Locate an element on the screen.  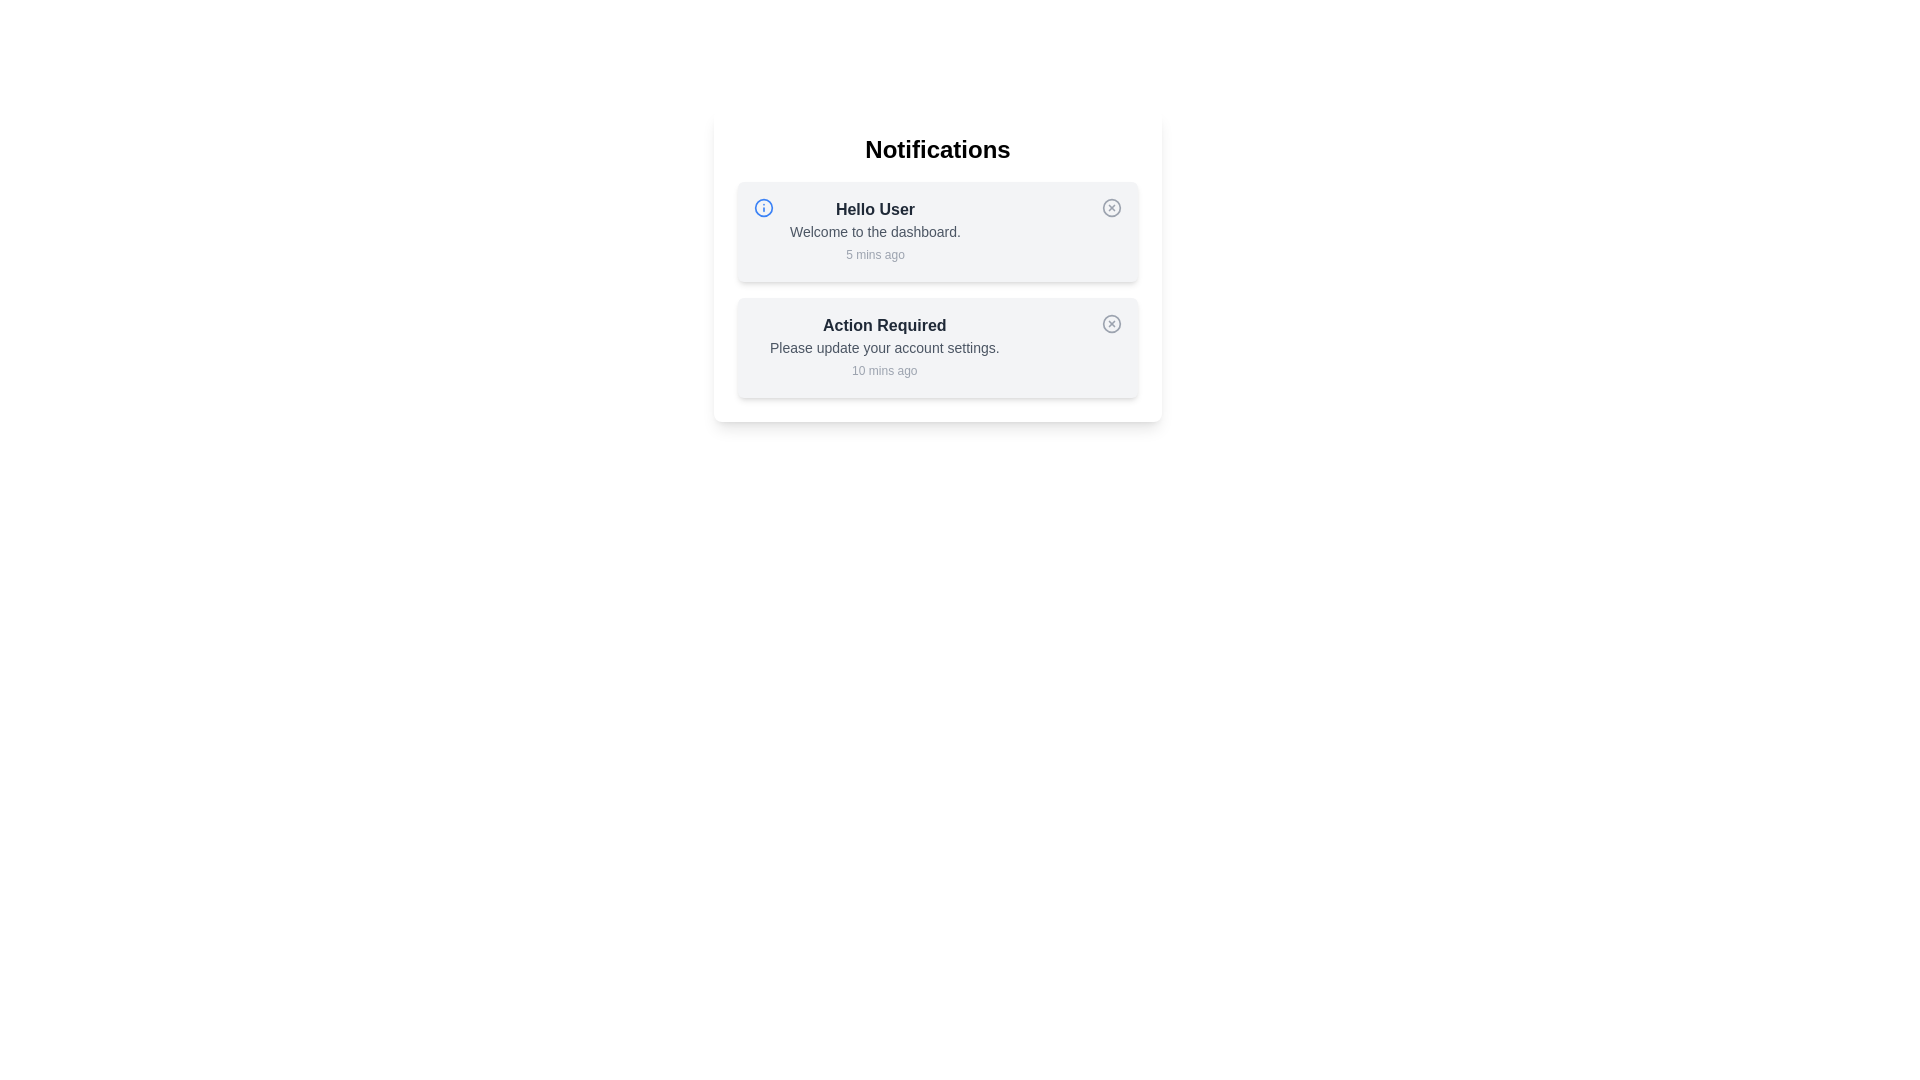
the Text label that serves as a header for the 'Action Required' notification, which is positioned at the second spot in the notifications list is located at coordinates (883, 325).